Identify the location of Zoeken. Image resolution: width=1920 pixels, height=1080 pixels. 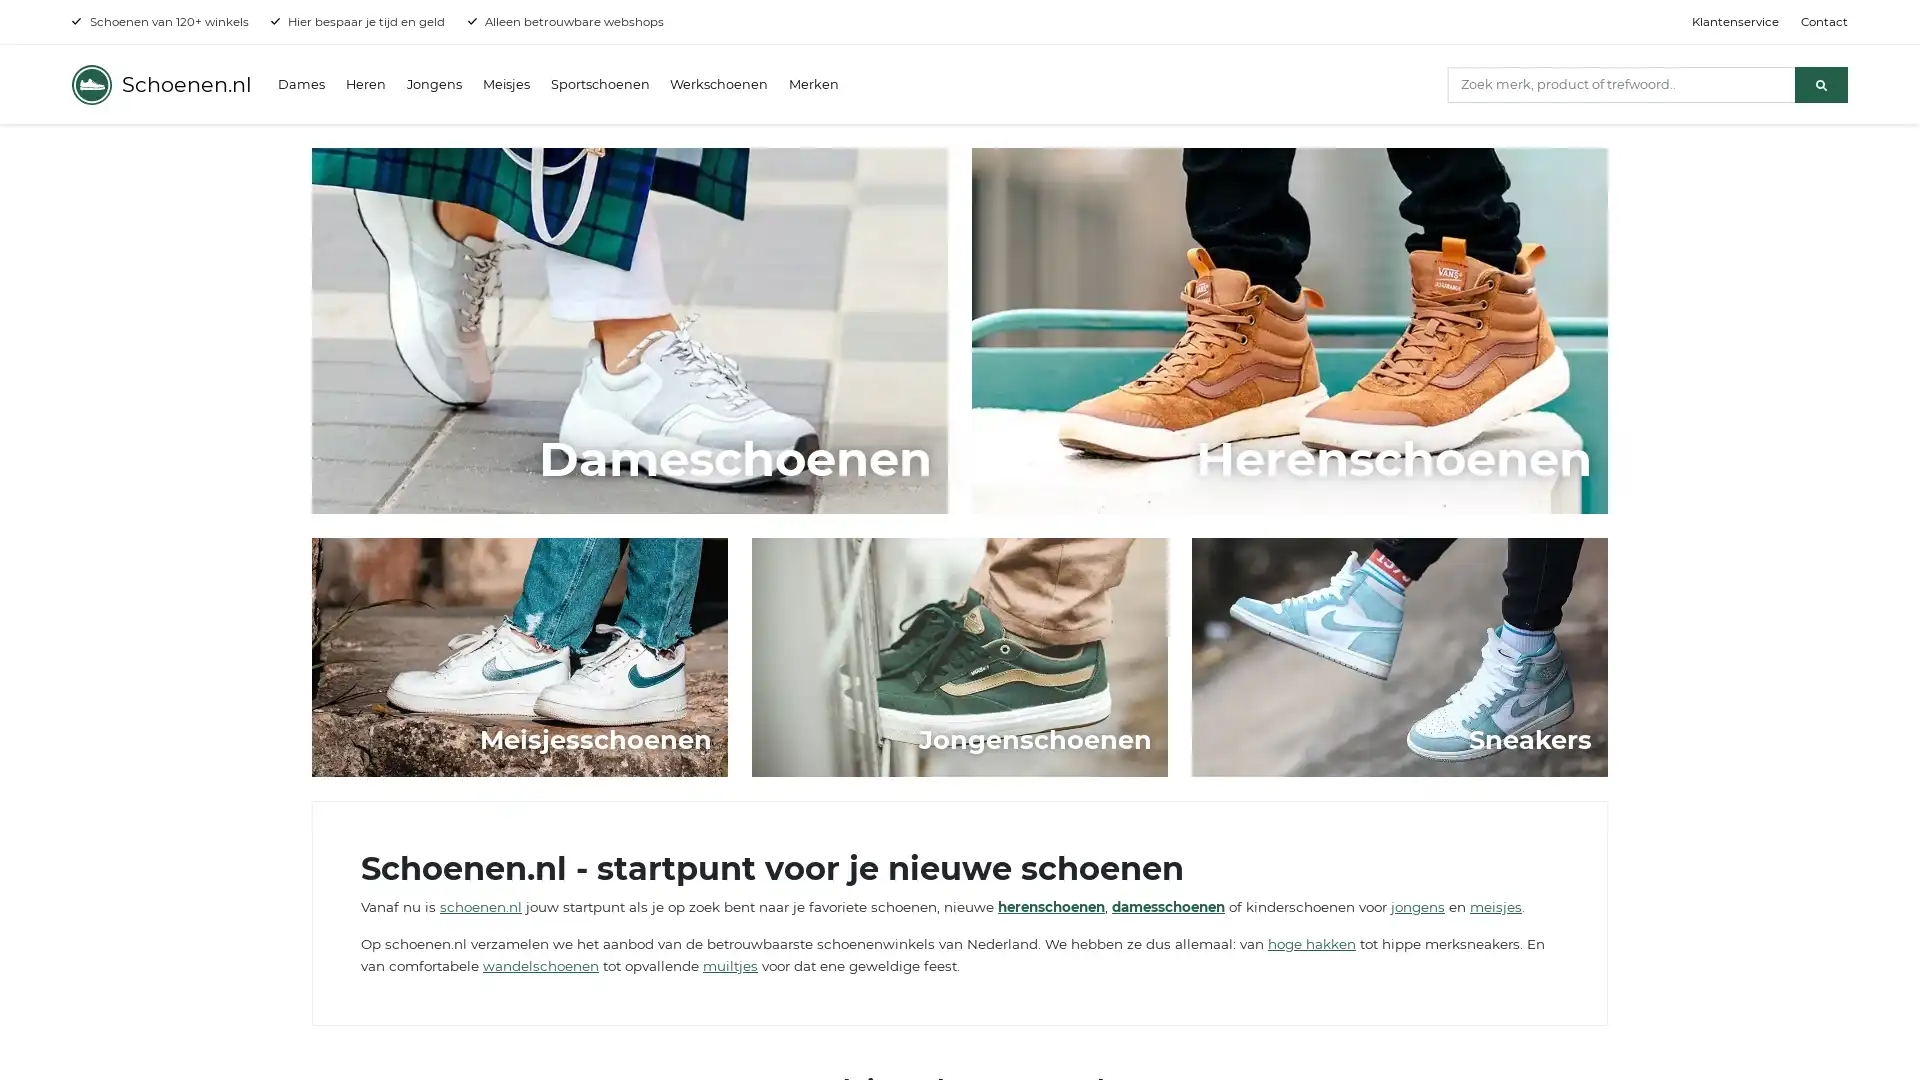
(1821, 83).